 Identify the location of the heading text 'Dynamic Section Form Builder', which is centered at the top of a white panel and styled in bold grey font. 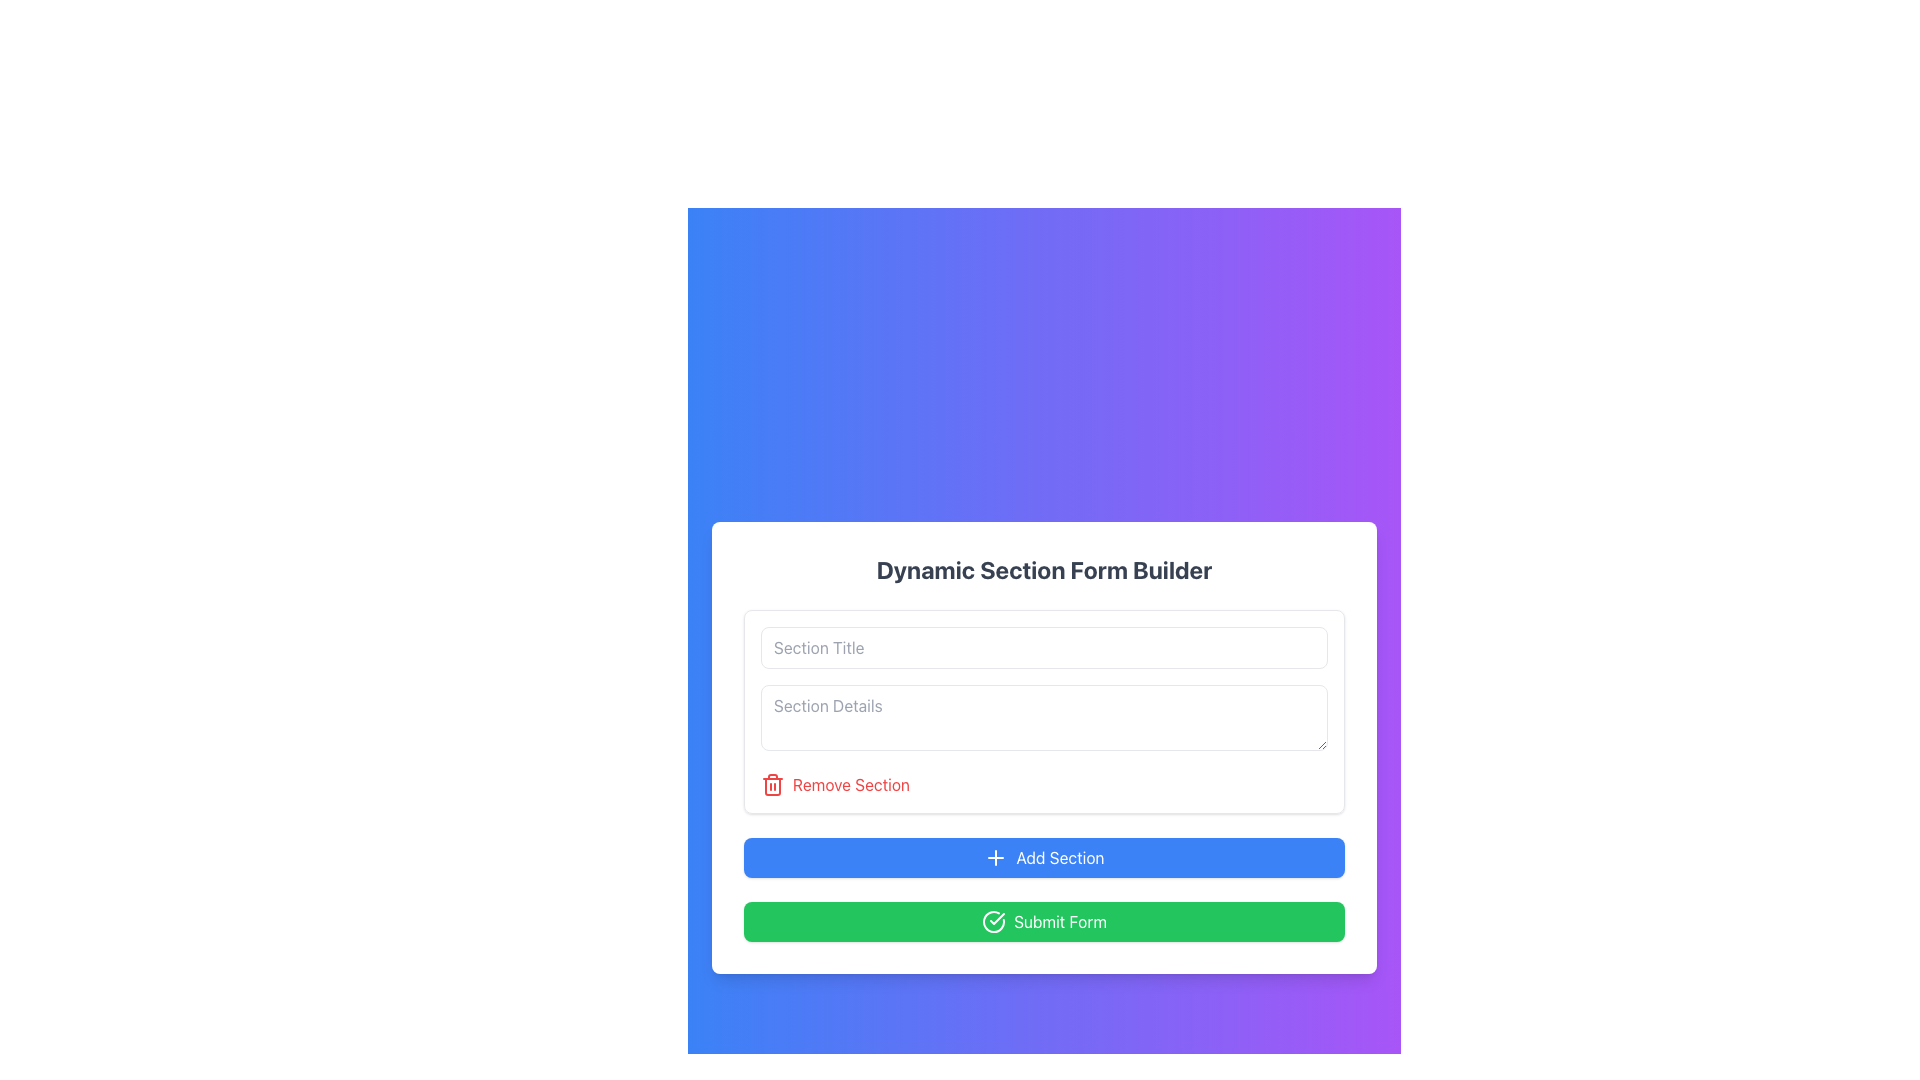
(1043, 570).